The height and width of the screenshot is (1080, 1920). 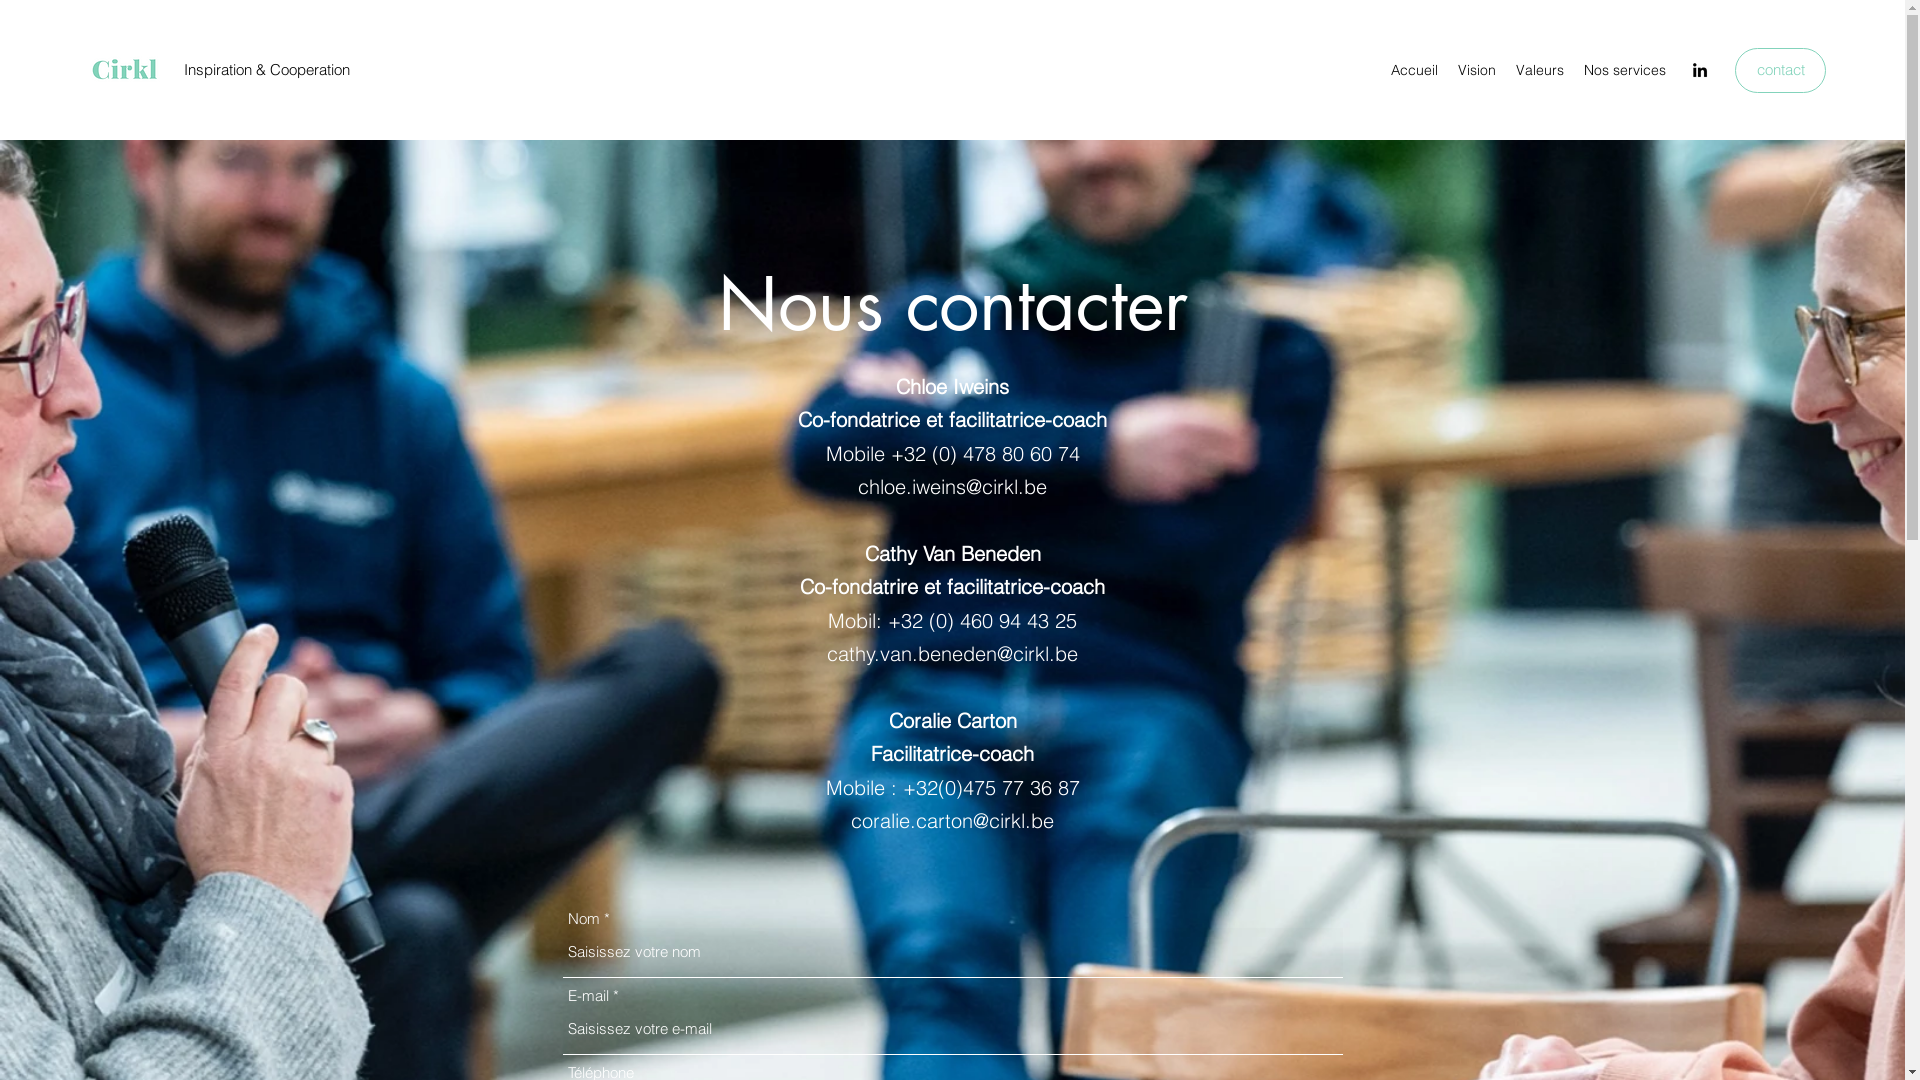 I want to click on 'contact', so click(x=1780, y=69).